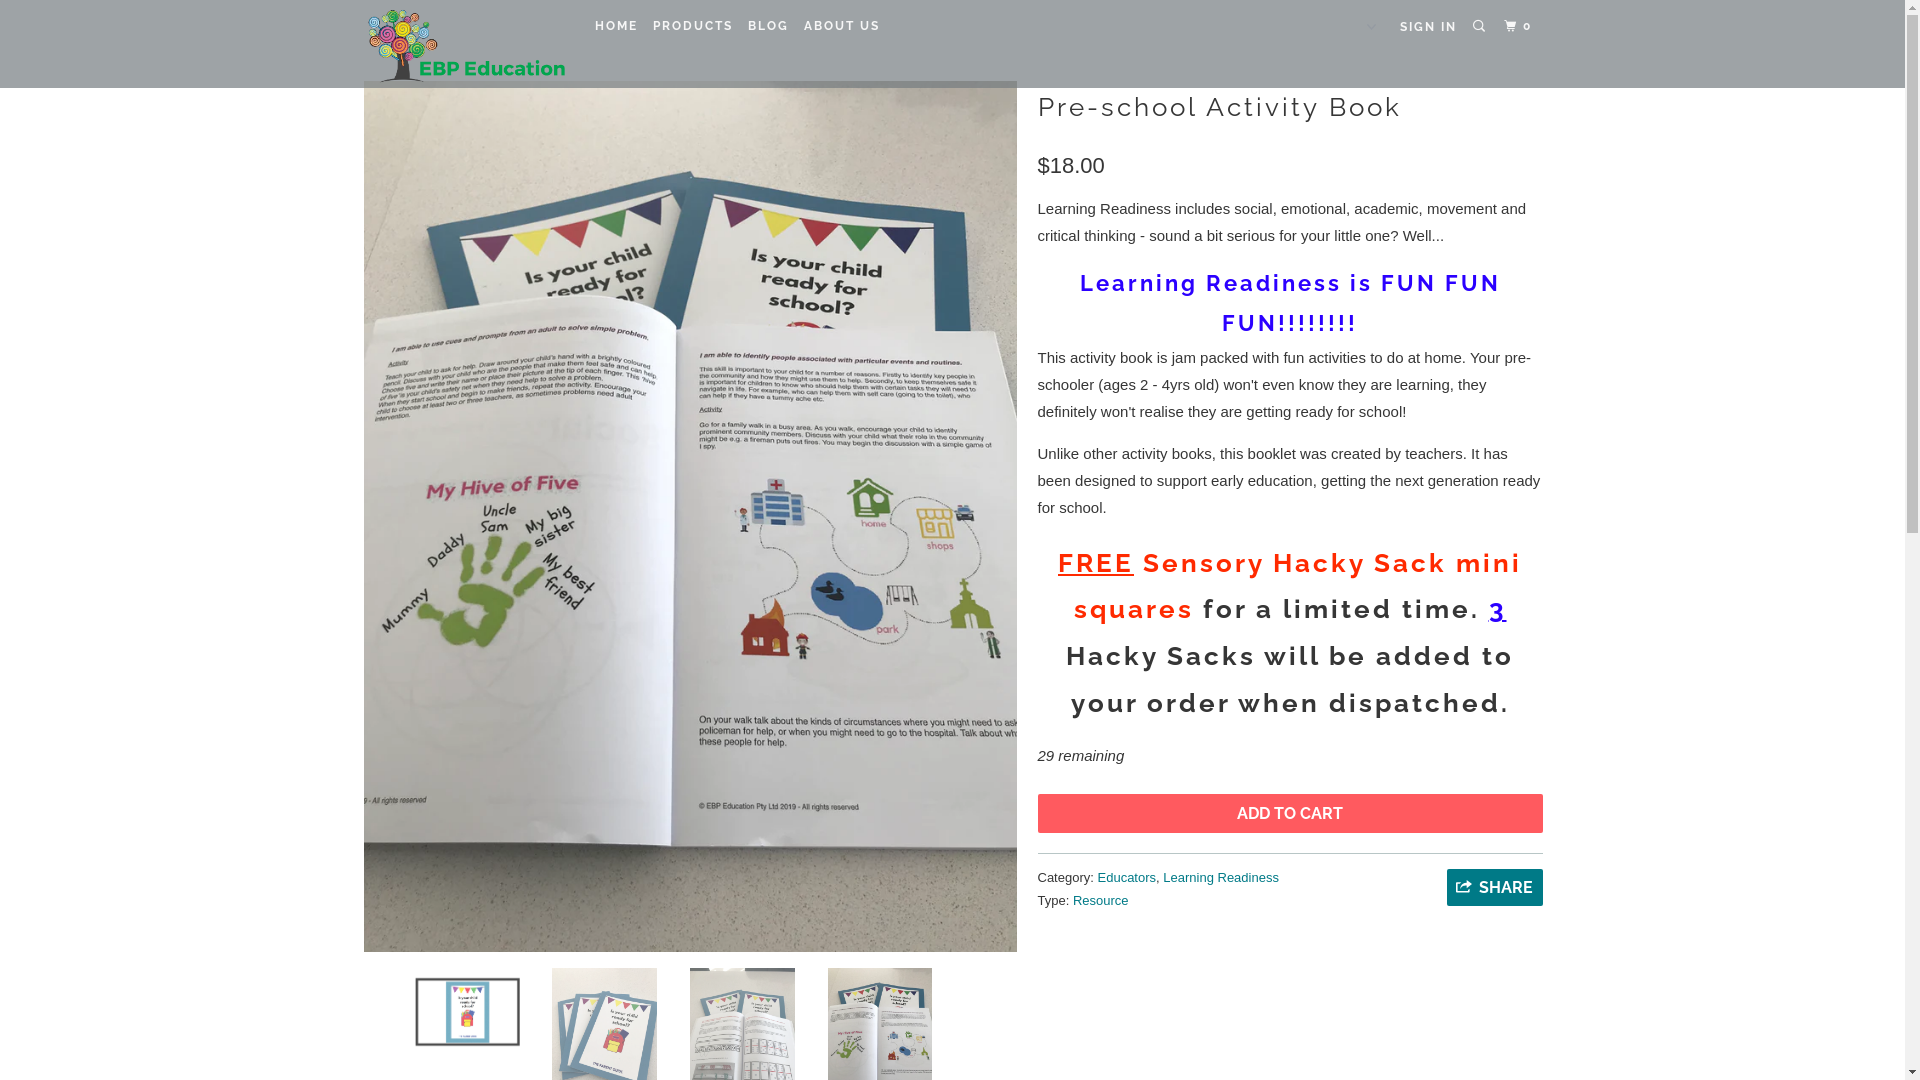 The image size is (1920, 1080). What do you see at coordinates (1099, 900) in the screenshot?
I see `'Resource'` at bounding box center [1099, 900].